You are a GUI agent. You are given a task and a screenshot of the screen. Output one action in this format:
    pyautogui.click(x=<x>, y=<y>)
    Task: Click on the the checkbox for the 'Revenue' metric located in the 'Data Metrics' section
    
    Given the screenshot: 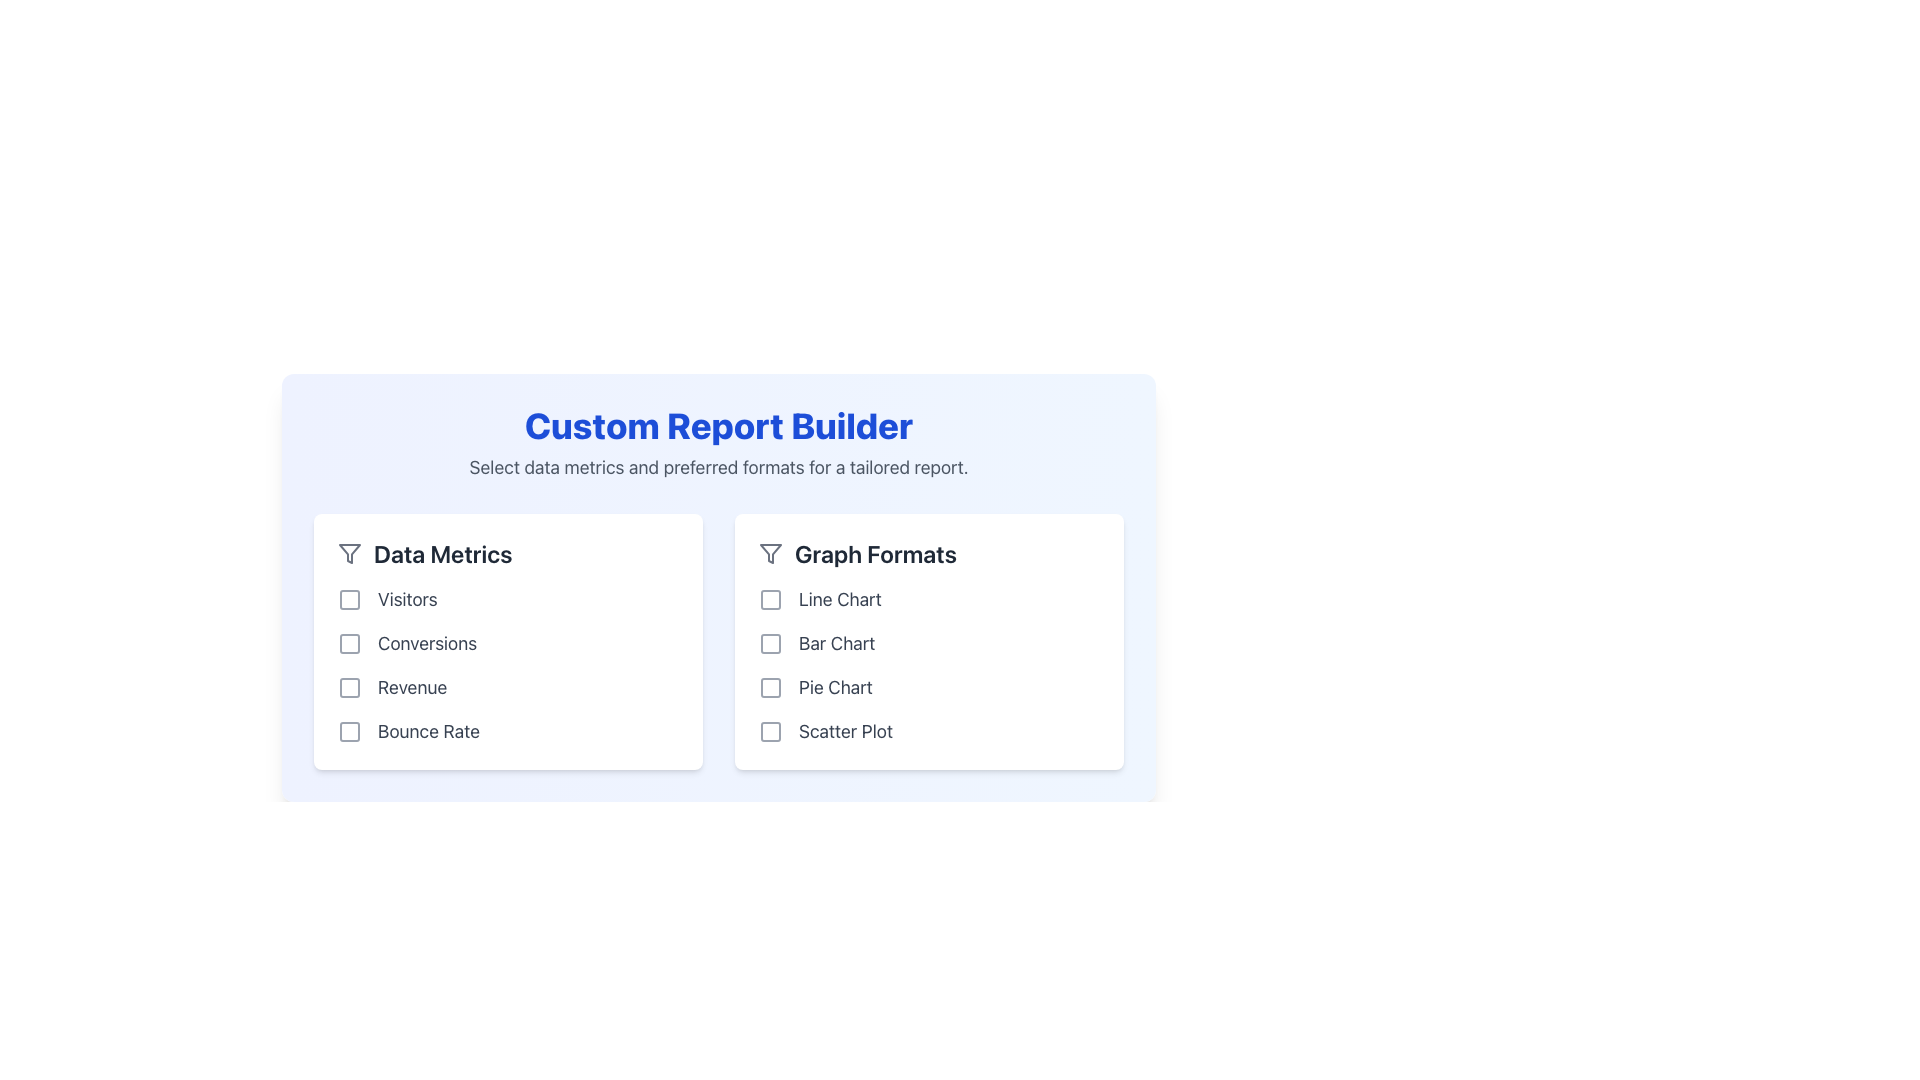 What is the action you would take?
    pyautogui.click(x=350, y=686)
    